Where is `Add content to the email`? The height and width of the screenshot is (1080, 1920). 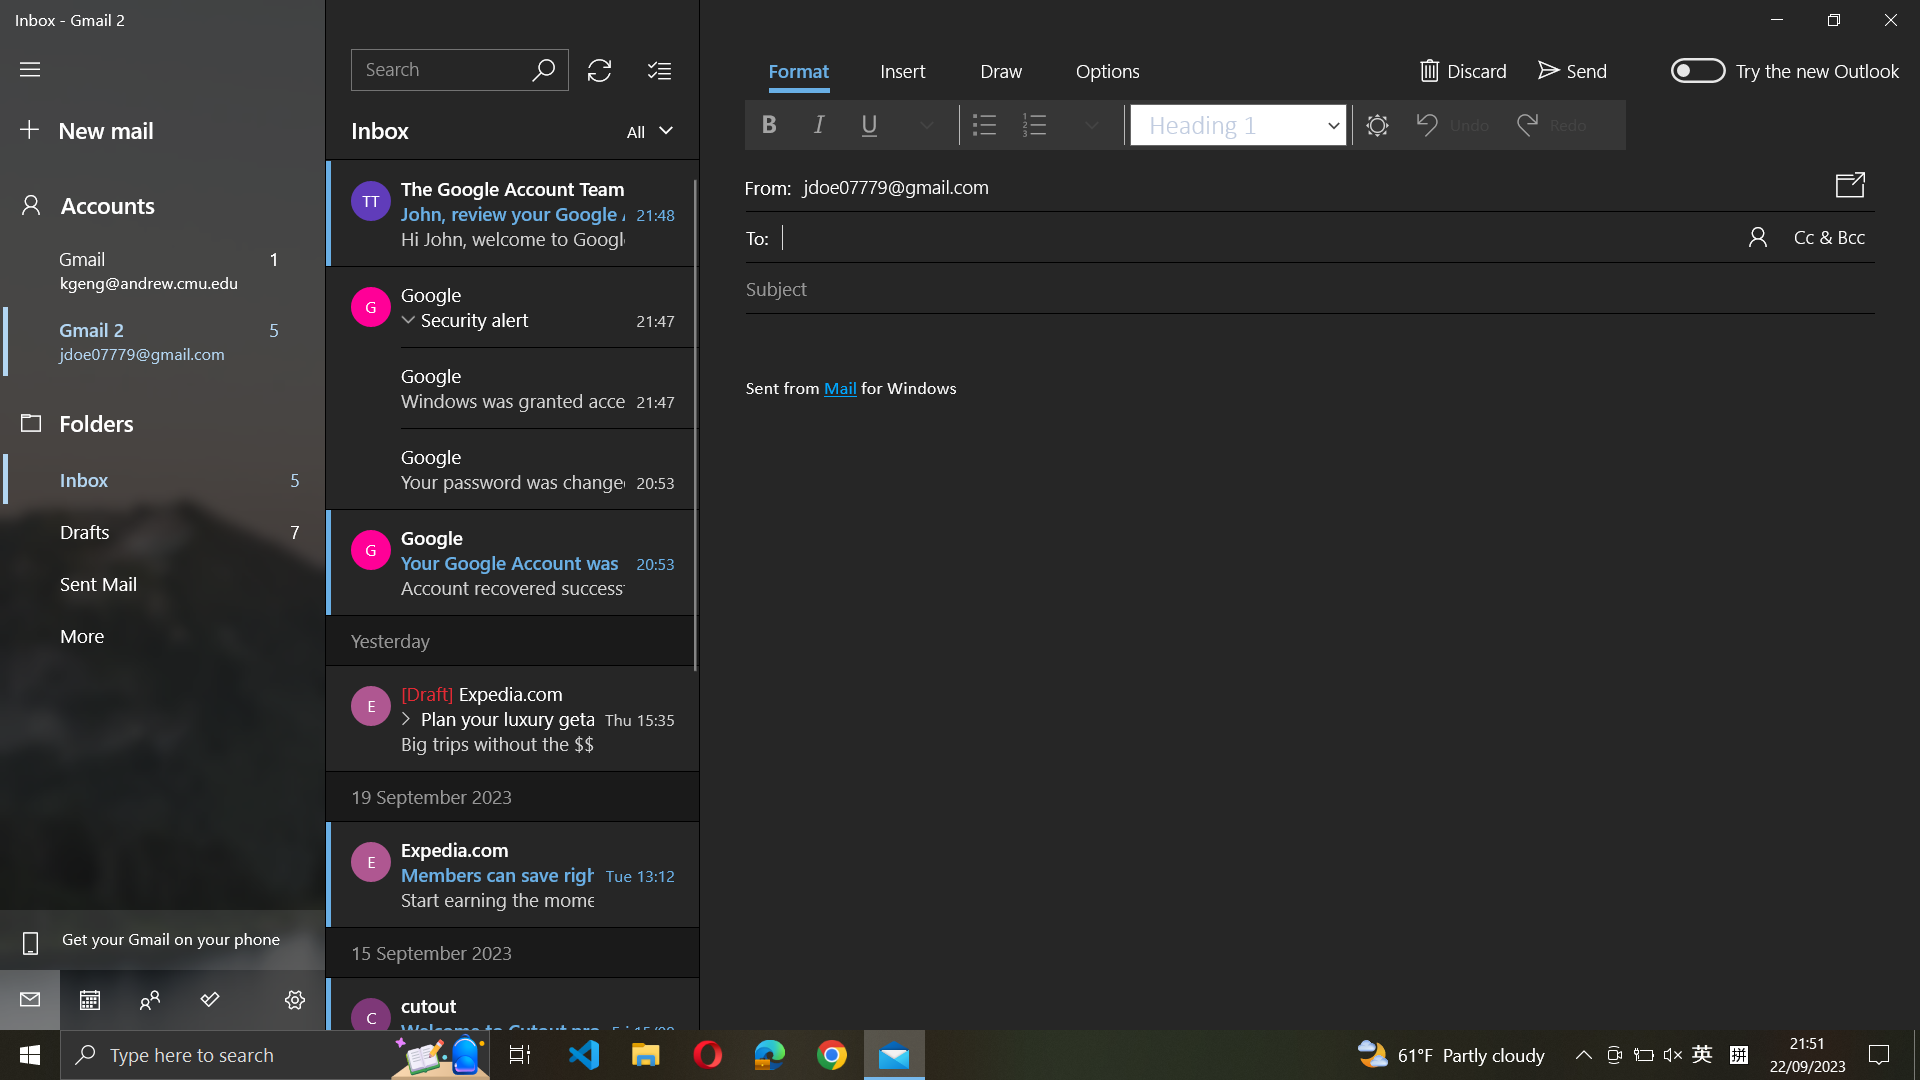 Add content to the email is located at coordinates (901, 72).